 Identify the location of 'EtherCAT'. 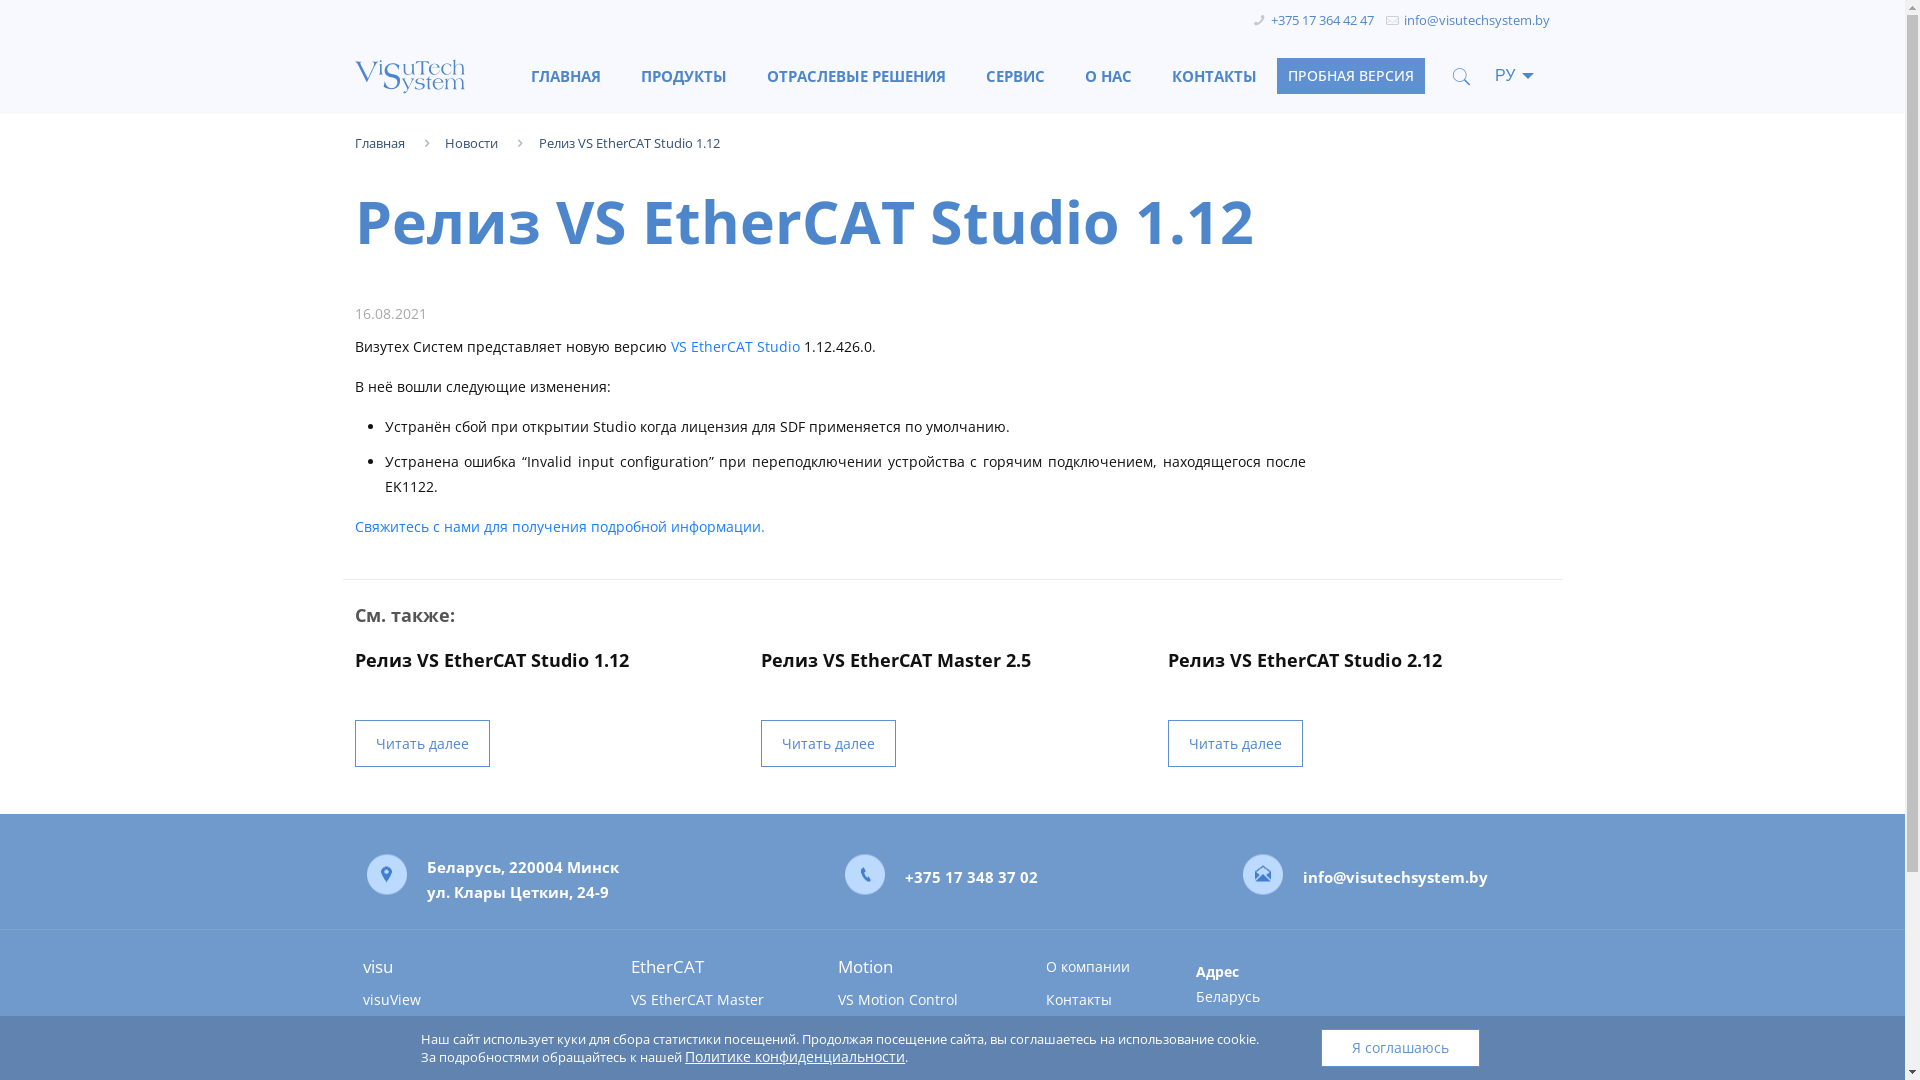
(627, 965).